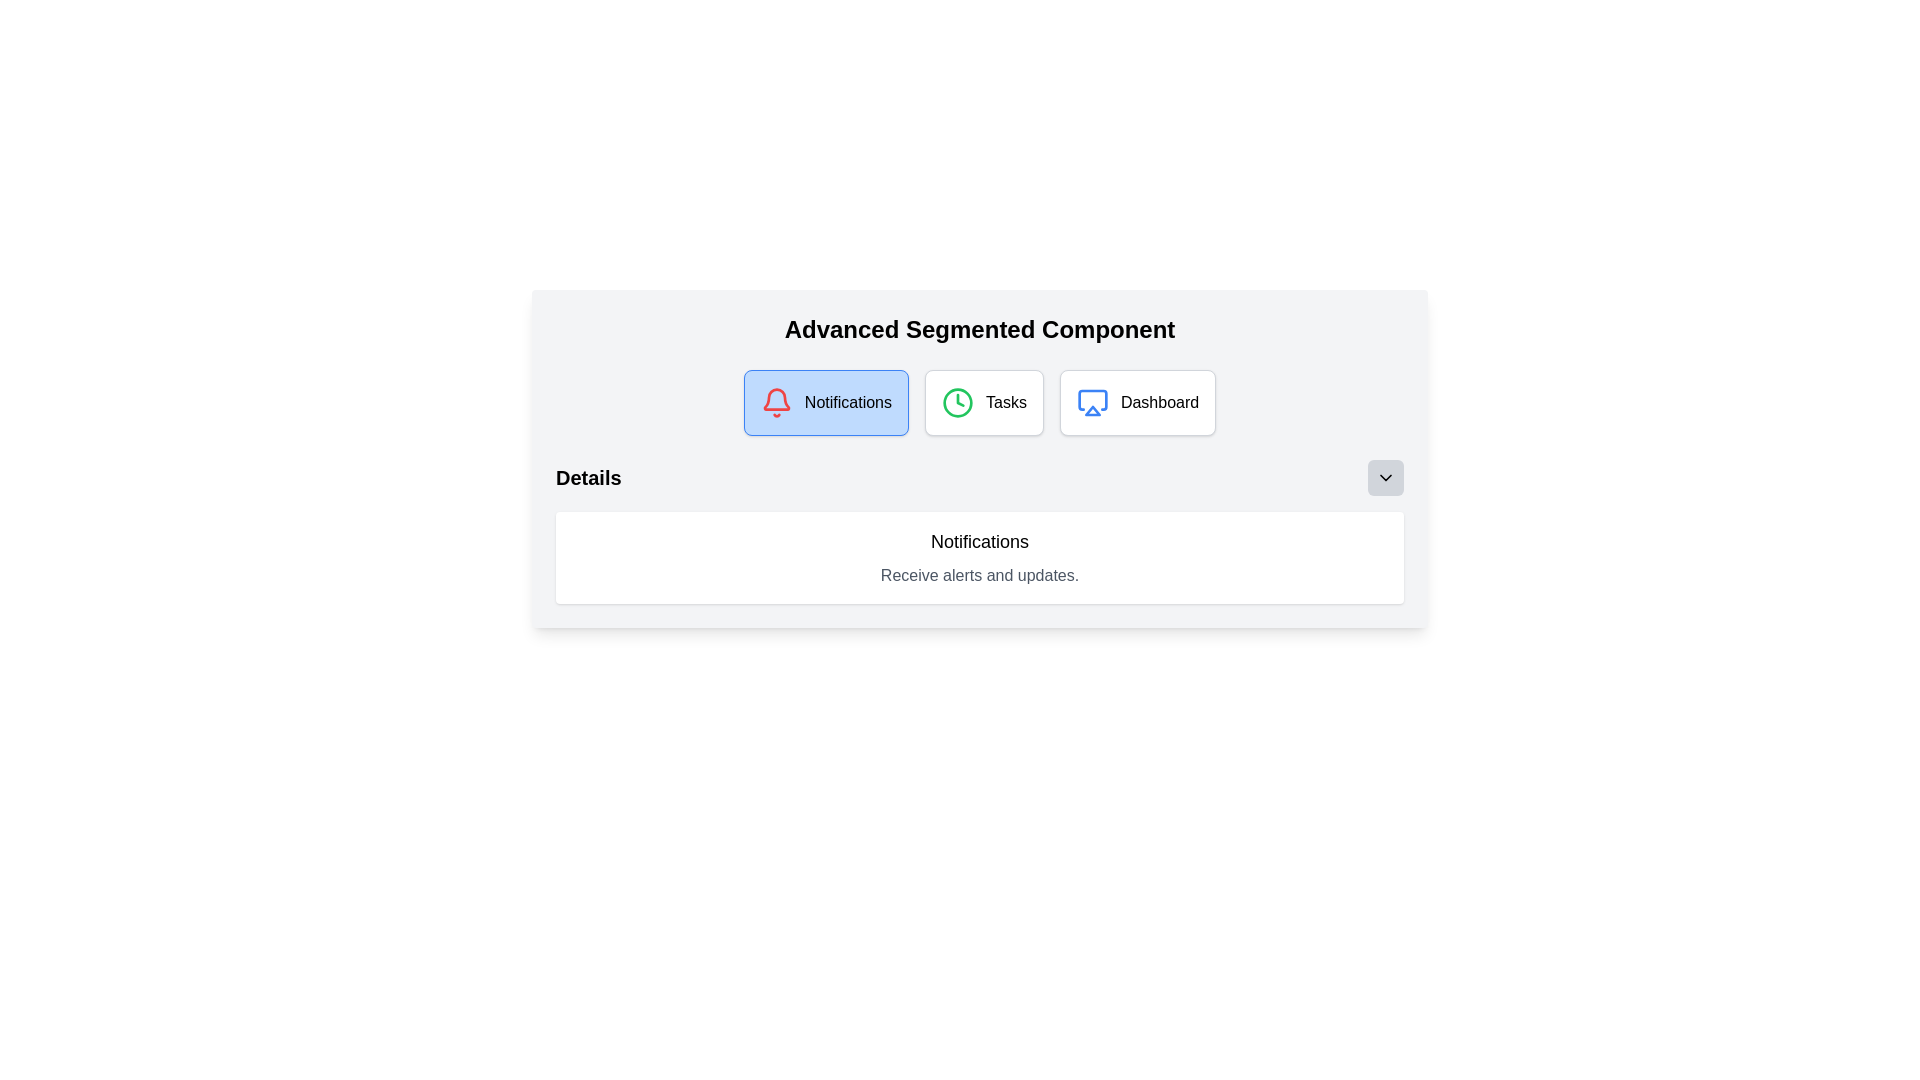  I want to click on the segmented control element for reordering options, identified by its three distinct buttons: 'Notifications', 'Tasks', and 'Dashboard', located in the 'Advanced Segmented Component', so click(979, 402).